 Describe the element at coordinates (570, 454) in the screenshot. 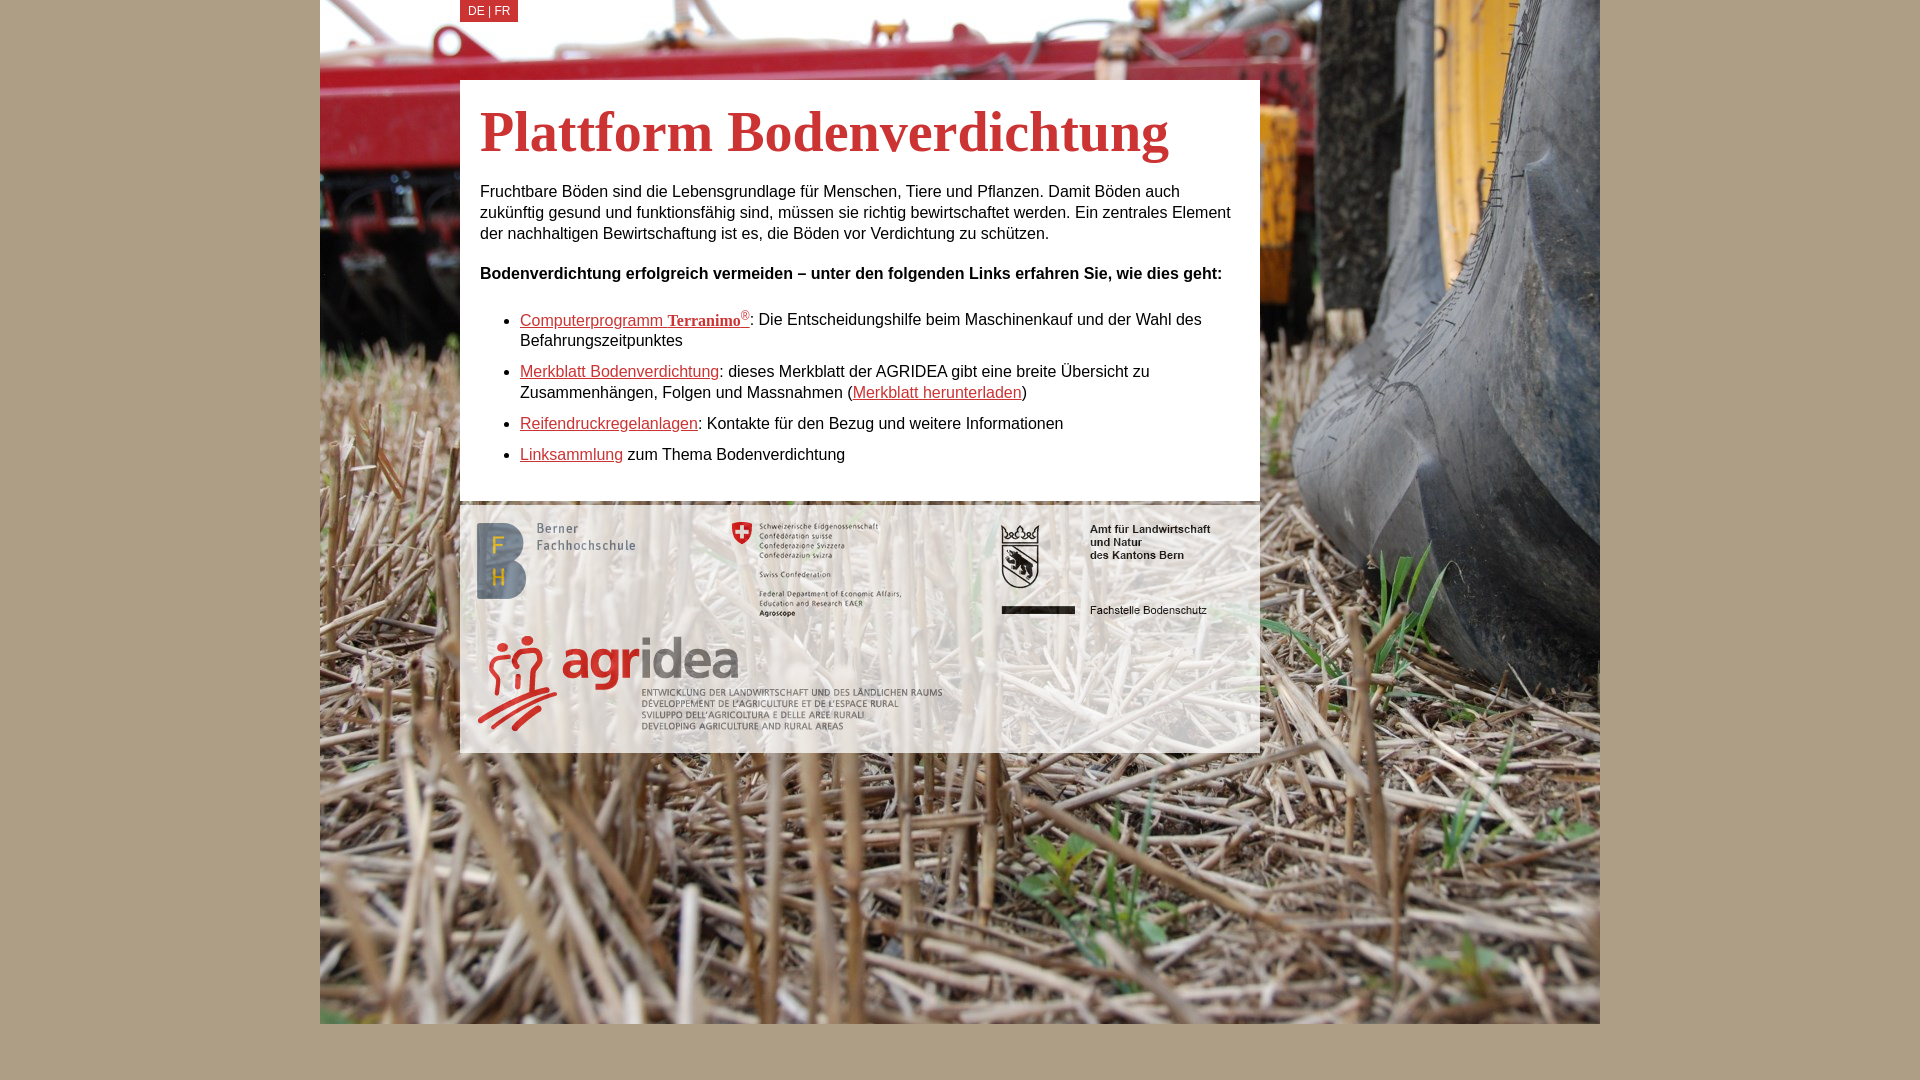

I see `'Linksammlung'` at that location.